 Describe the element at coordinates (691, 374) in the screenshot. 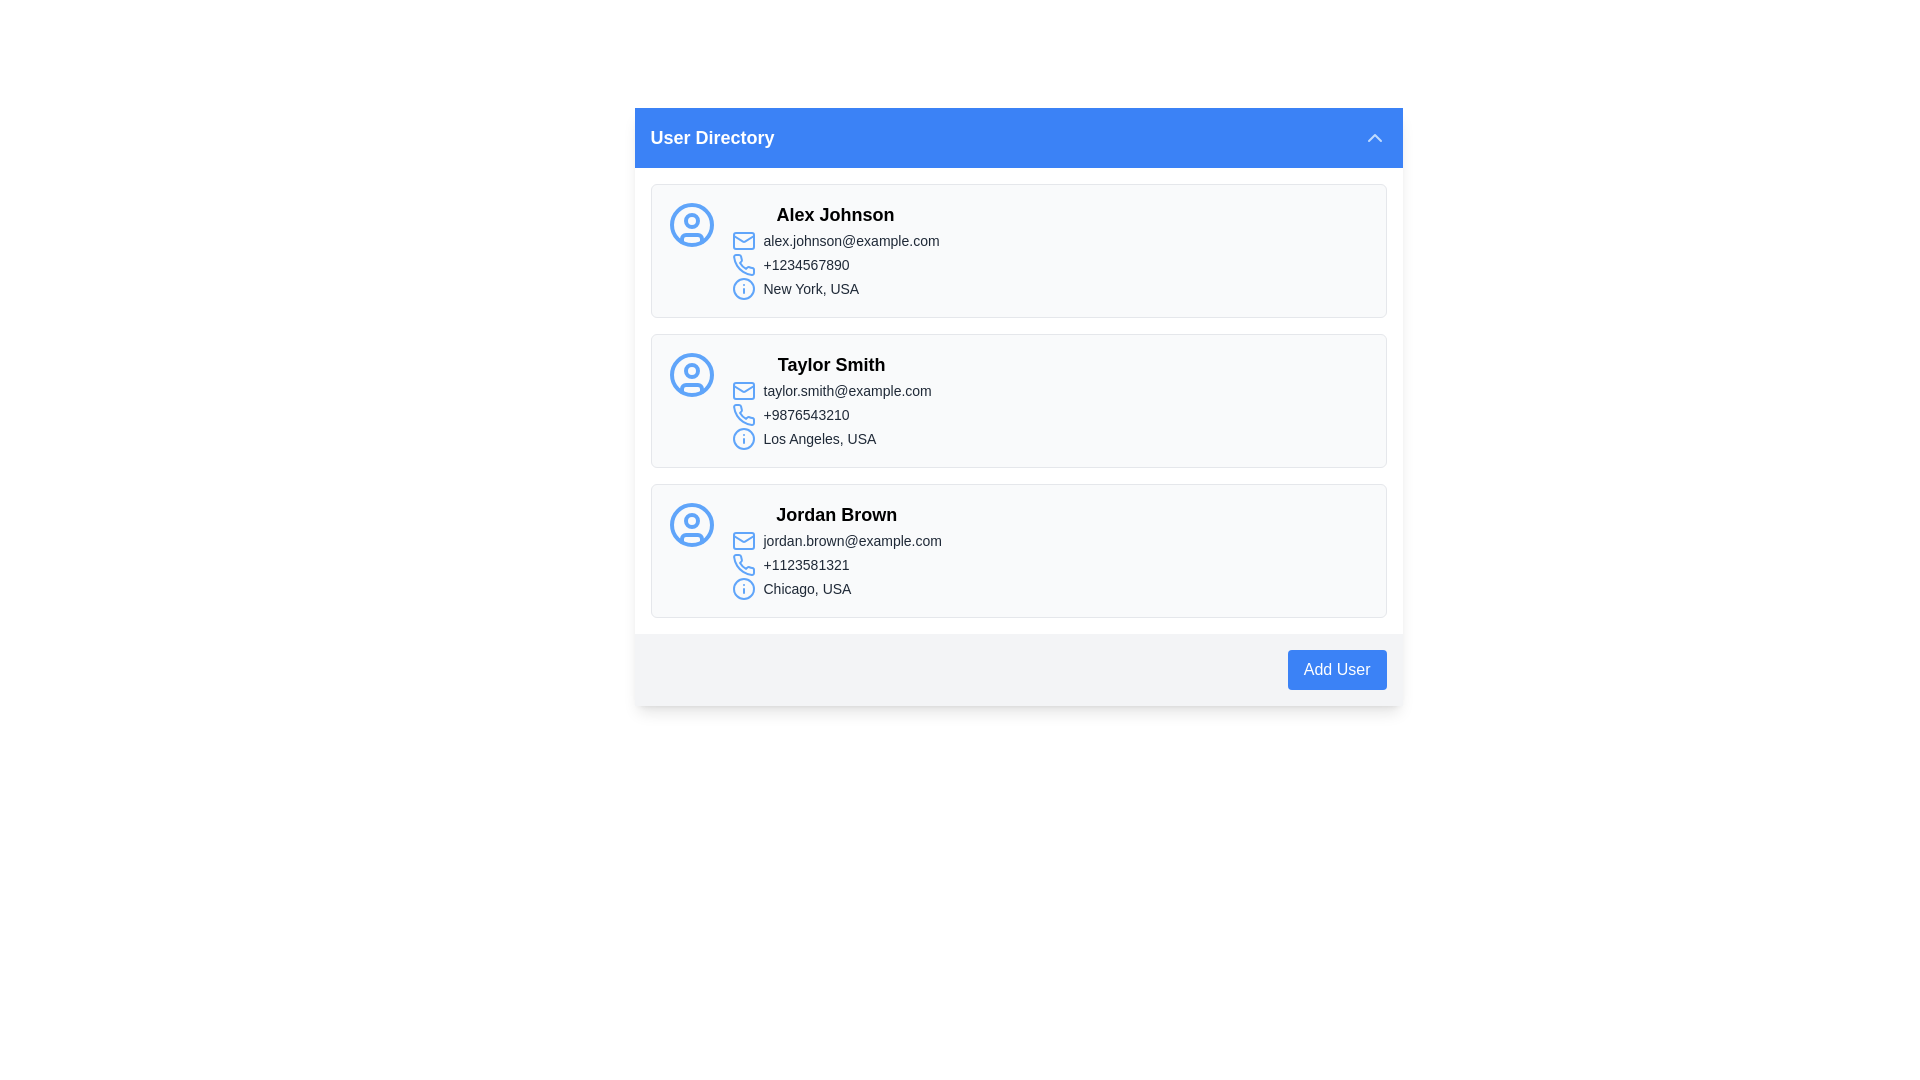

I see `the outermost circular graphical decorative element of the user profile icon for 'Taylor Smith', which is centered within the blue user outline design` at that location.